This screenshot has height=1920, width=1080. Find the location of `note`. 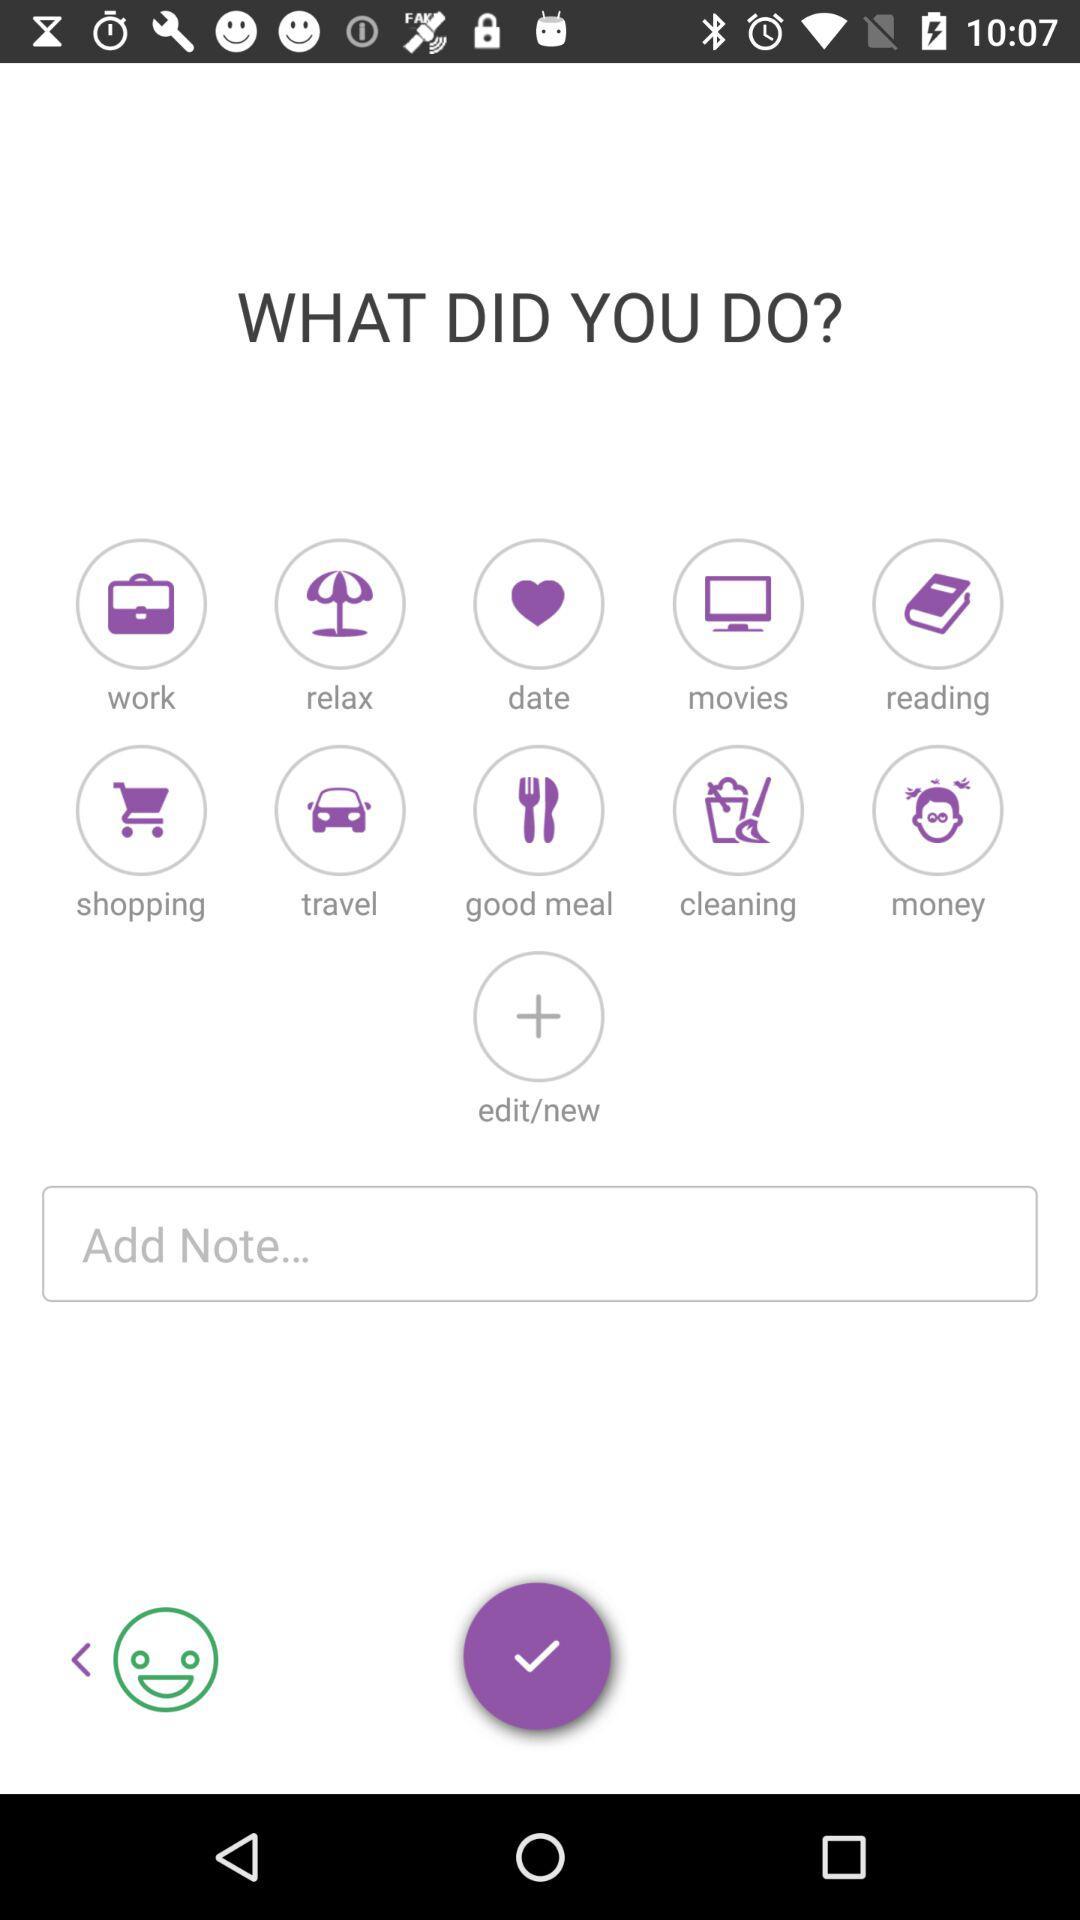

note is located at coordinates (540, 1242).